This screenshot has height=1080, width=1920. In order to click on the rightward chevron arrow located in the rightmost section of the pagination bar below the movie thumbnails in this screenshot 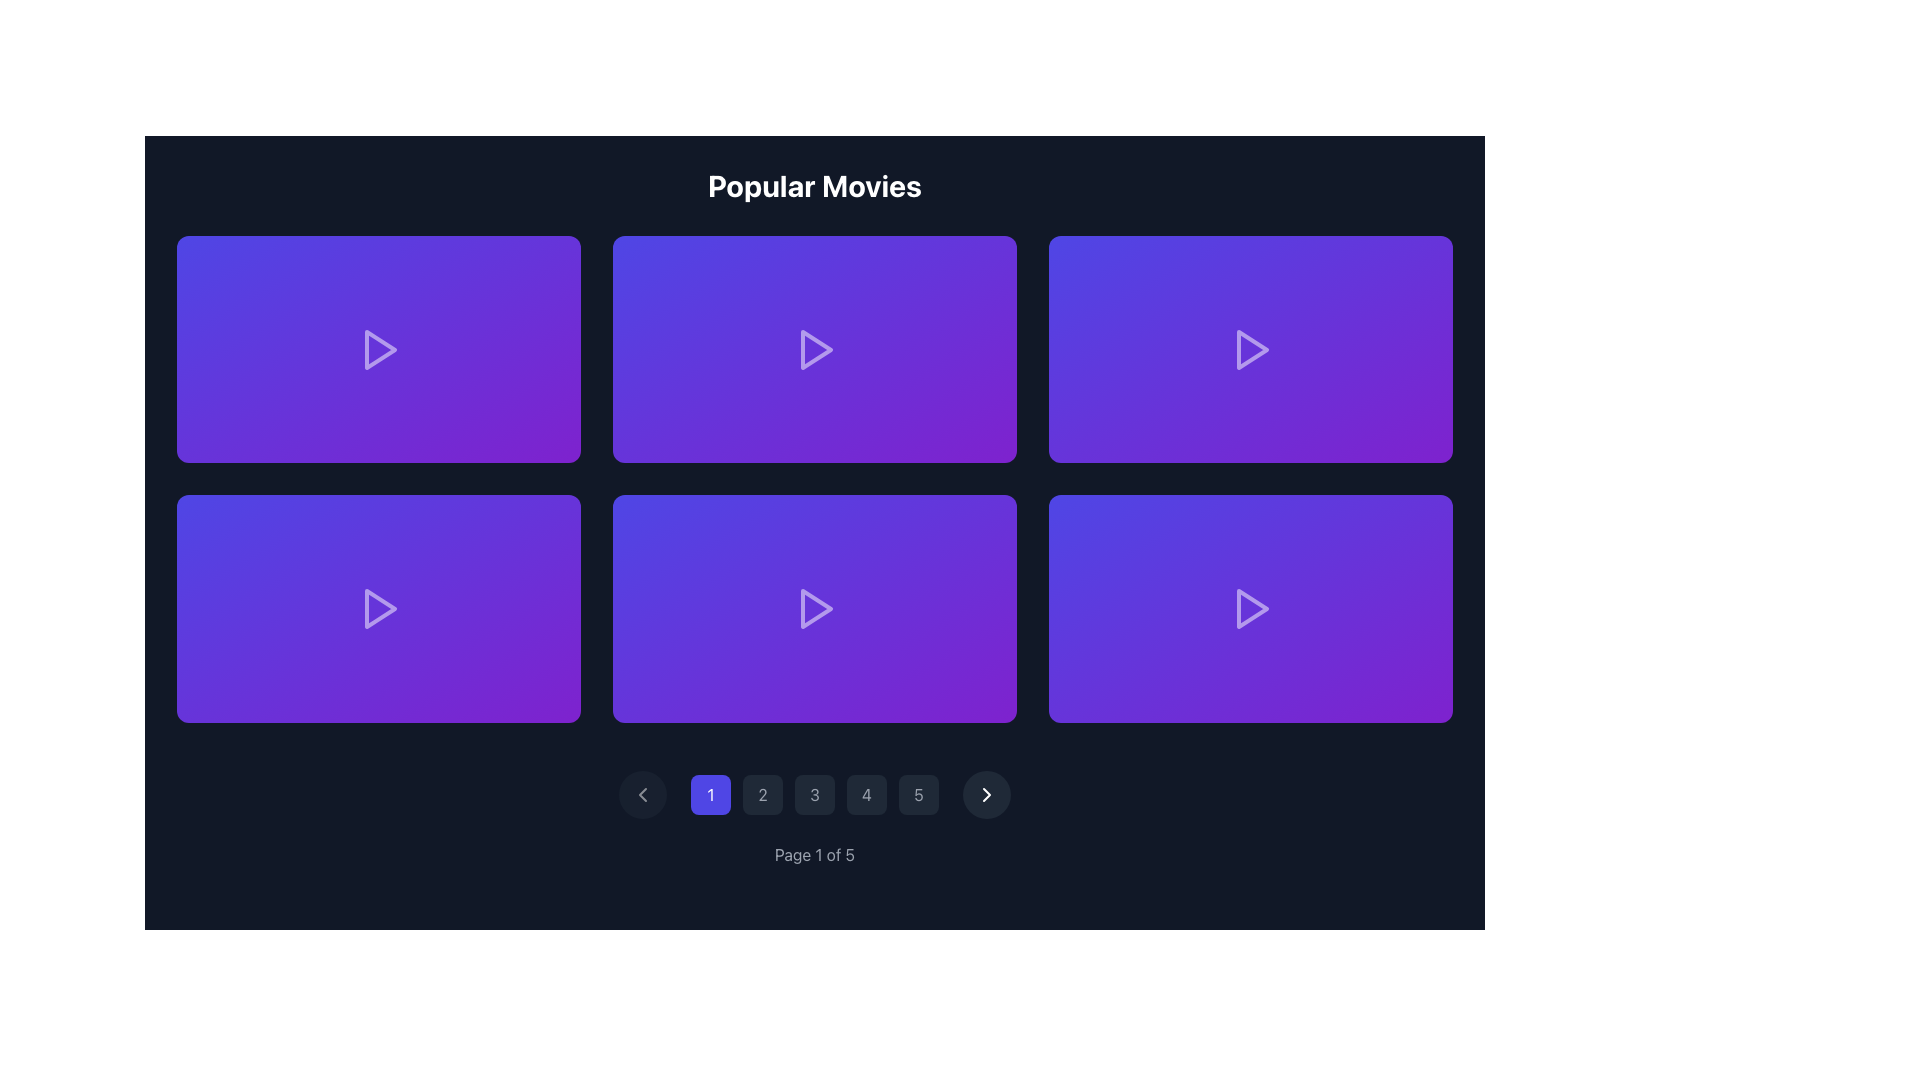, I will do `click(987, 793)`.